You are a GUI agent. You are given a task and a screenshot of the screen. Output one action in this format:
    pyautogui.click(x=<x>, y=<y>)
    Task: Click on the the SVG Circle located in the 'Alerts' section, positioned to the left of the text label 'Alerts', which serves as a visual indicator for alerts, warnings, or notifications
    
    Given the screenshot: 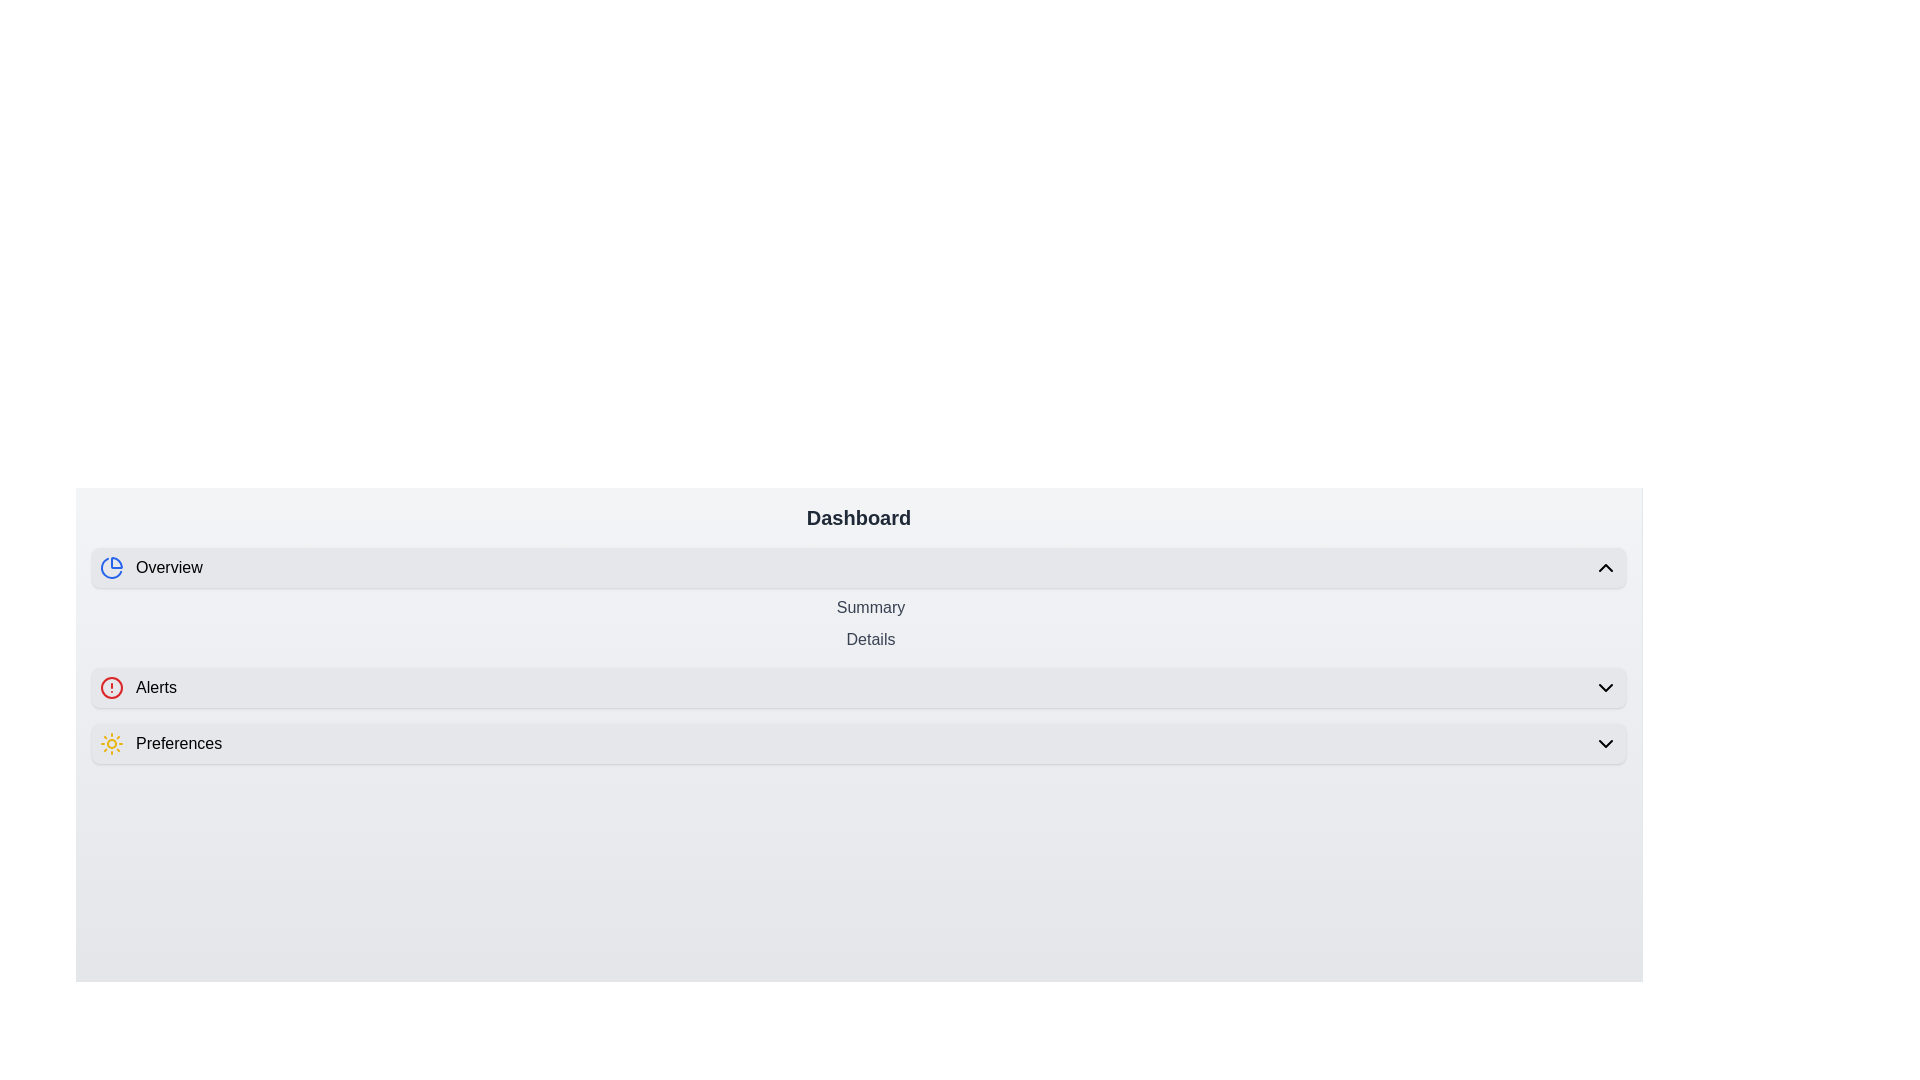 What is the action you would take?
    pyautogui.click(x=110, y=686)
    